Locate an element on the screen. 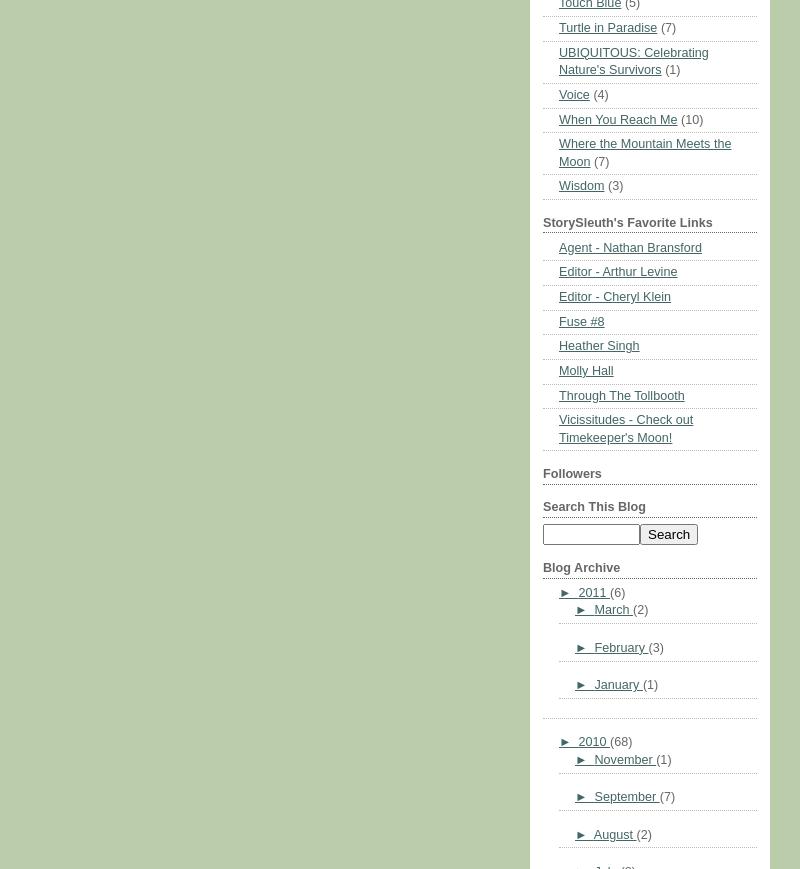 The height and width of the screenshot is (869, 800). 'January' is located at coordinates (618, 685).